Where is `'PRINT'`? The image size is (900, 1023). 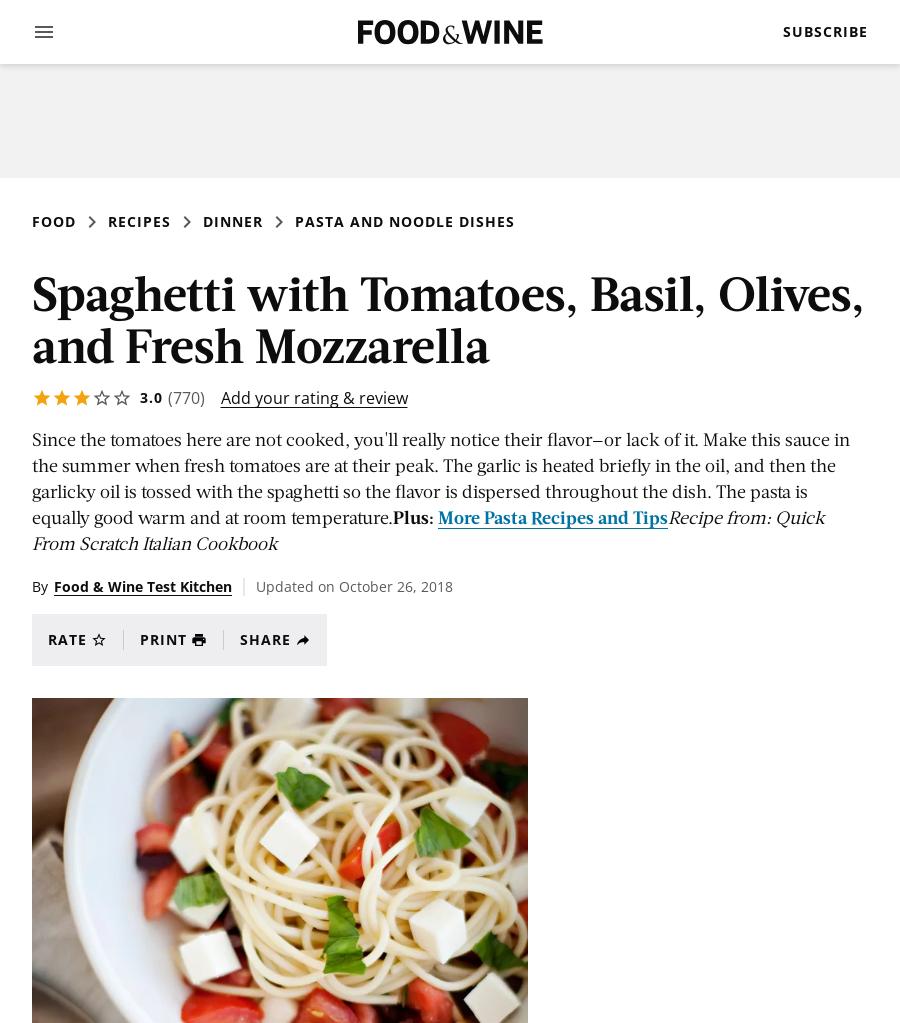 'PRINT' is located at coordinates (163, 639).